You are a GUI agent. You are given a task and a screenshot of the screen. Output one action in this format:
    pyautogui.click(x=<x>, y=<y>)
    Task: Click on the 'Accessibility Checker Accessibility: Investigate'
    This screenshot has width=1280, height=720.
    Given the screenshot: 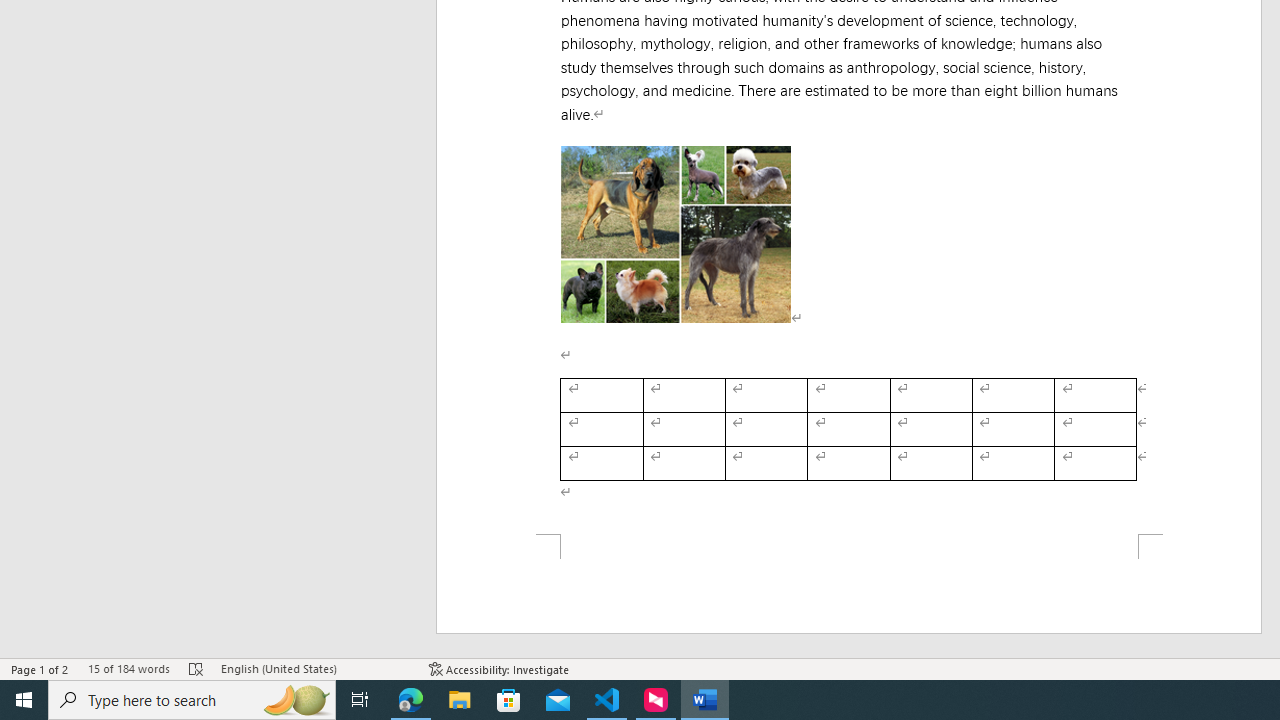 What is the action you would take?
    pyautogui.click(x=499, y=669)
    